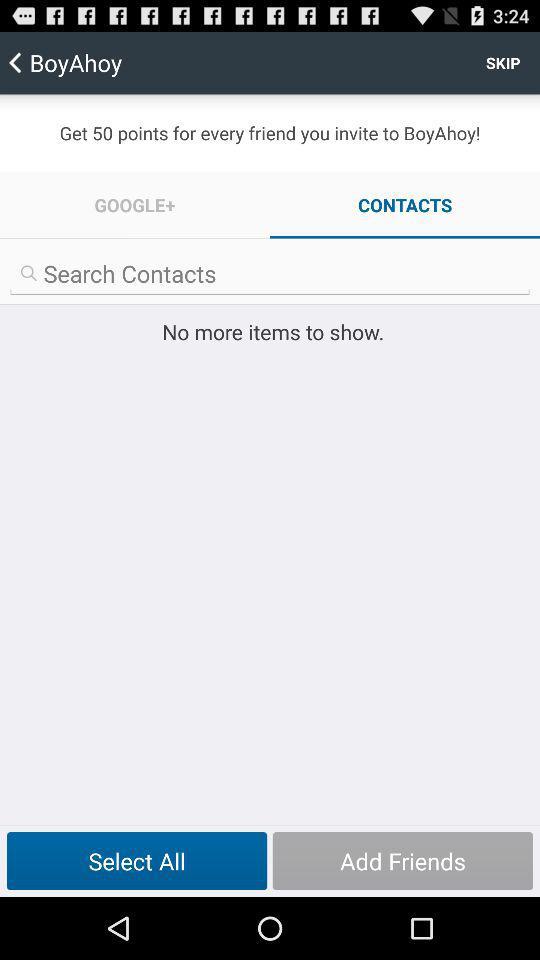  Describe the element at coordinates (502, 62) in the screenshot. I see `the icon to the right of boyahoy item` at that location.